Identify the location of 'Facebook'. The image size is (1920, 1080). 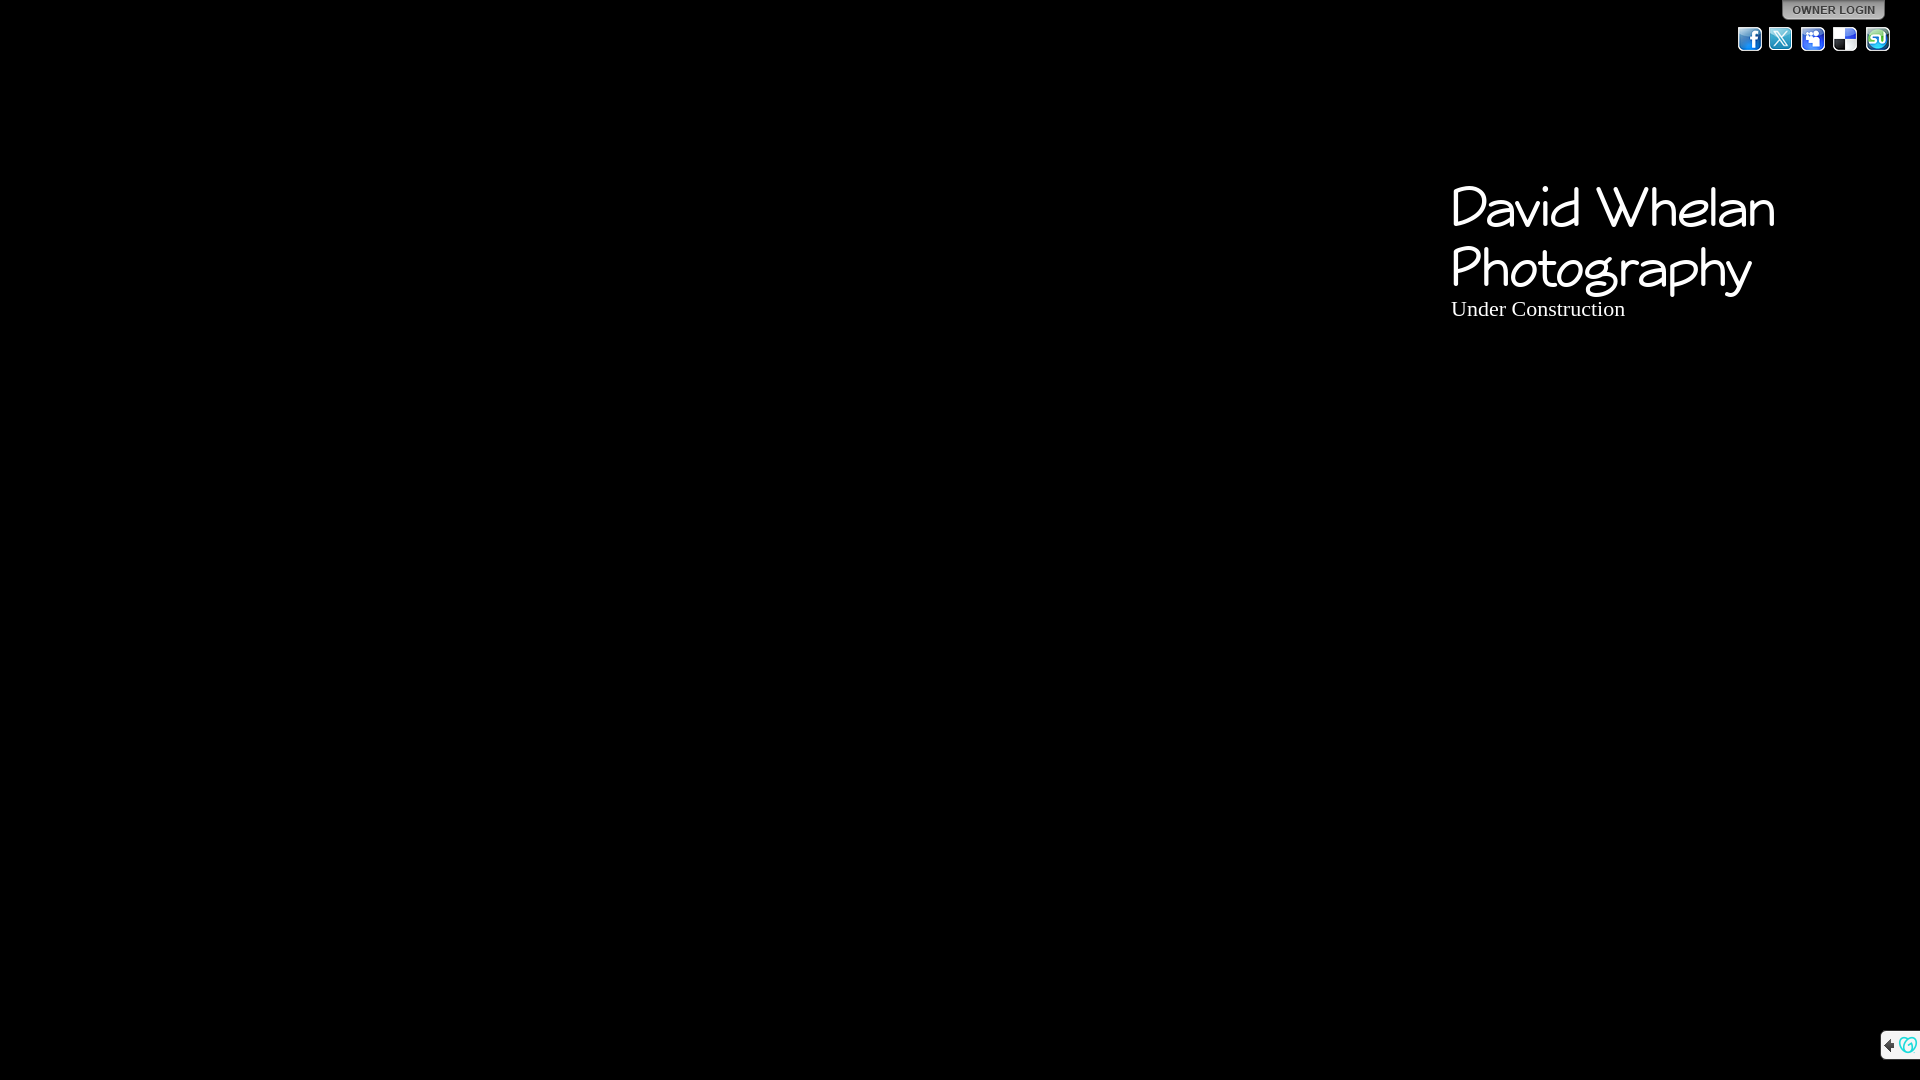
(1735, 38).